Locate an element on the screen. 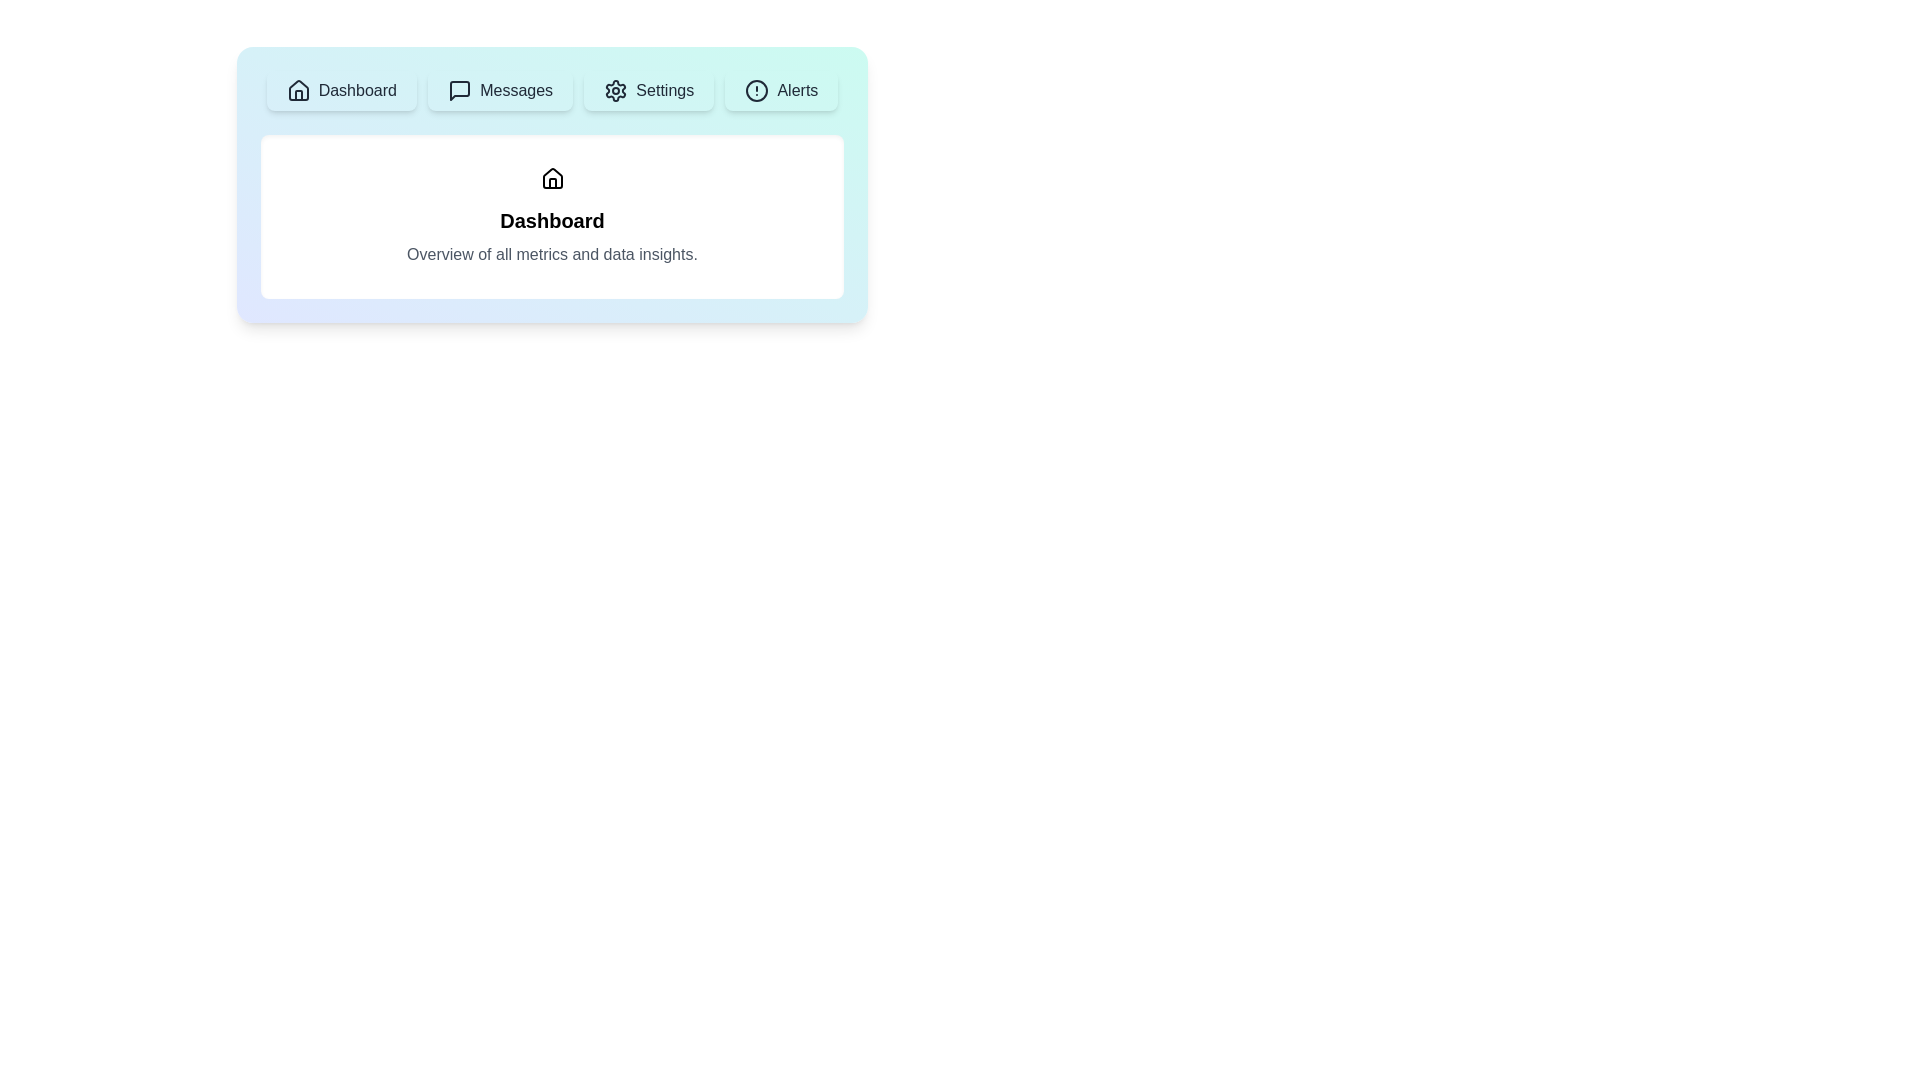  the Dashboard tab is located at coordinates (341, 91).